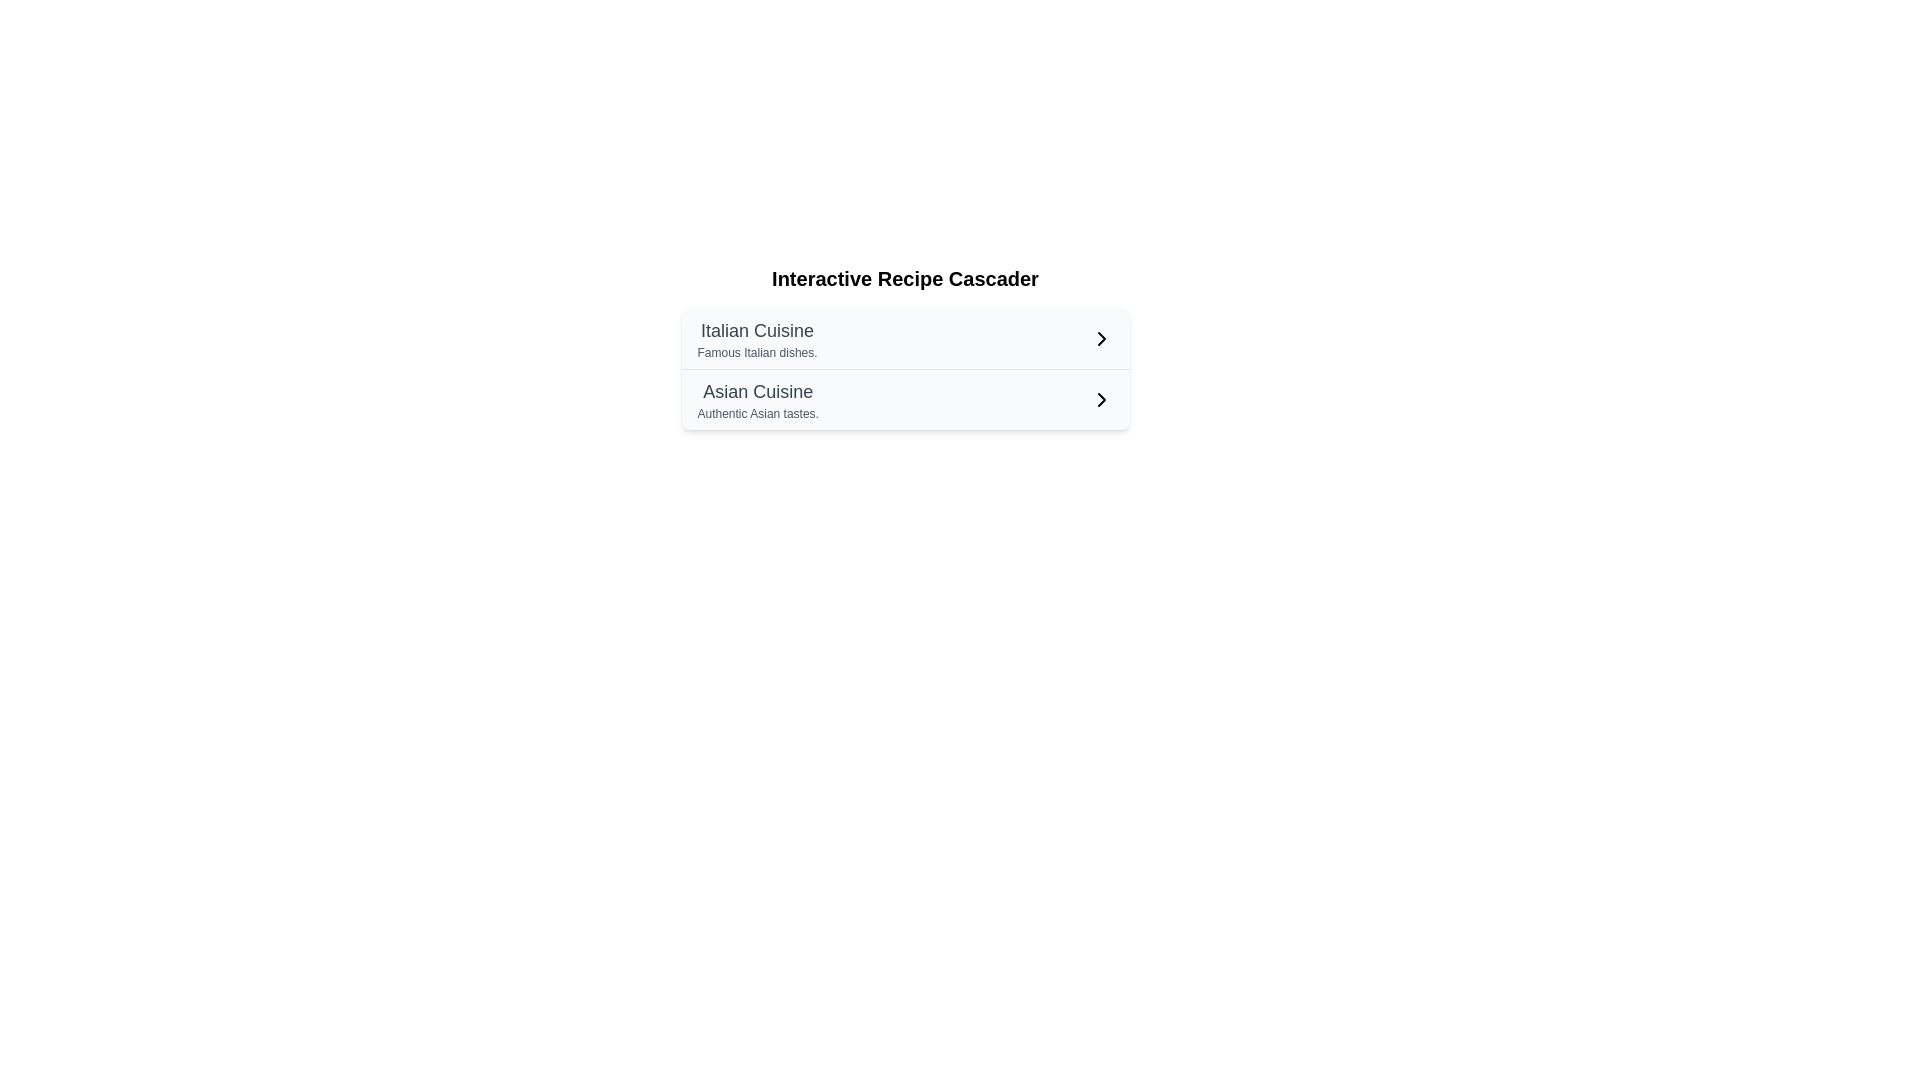 The height and width of the screenshot is (1080, 1920). I want to click on the 'Asian Cuisine' button located in the second row of the vertical list, so click(757, 400).